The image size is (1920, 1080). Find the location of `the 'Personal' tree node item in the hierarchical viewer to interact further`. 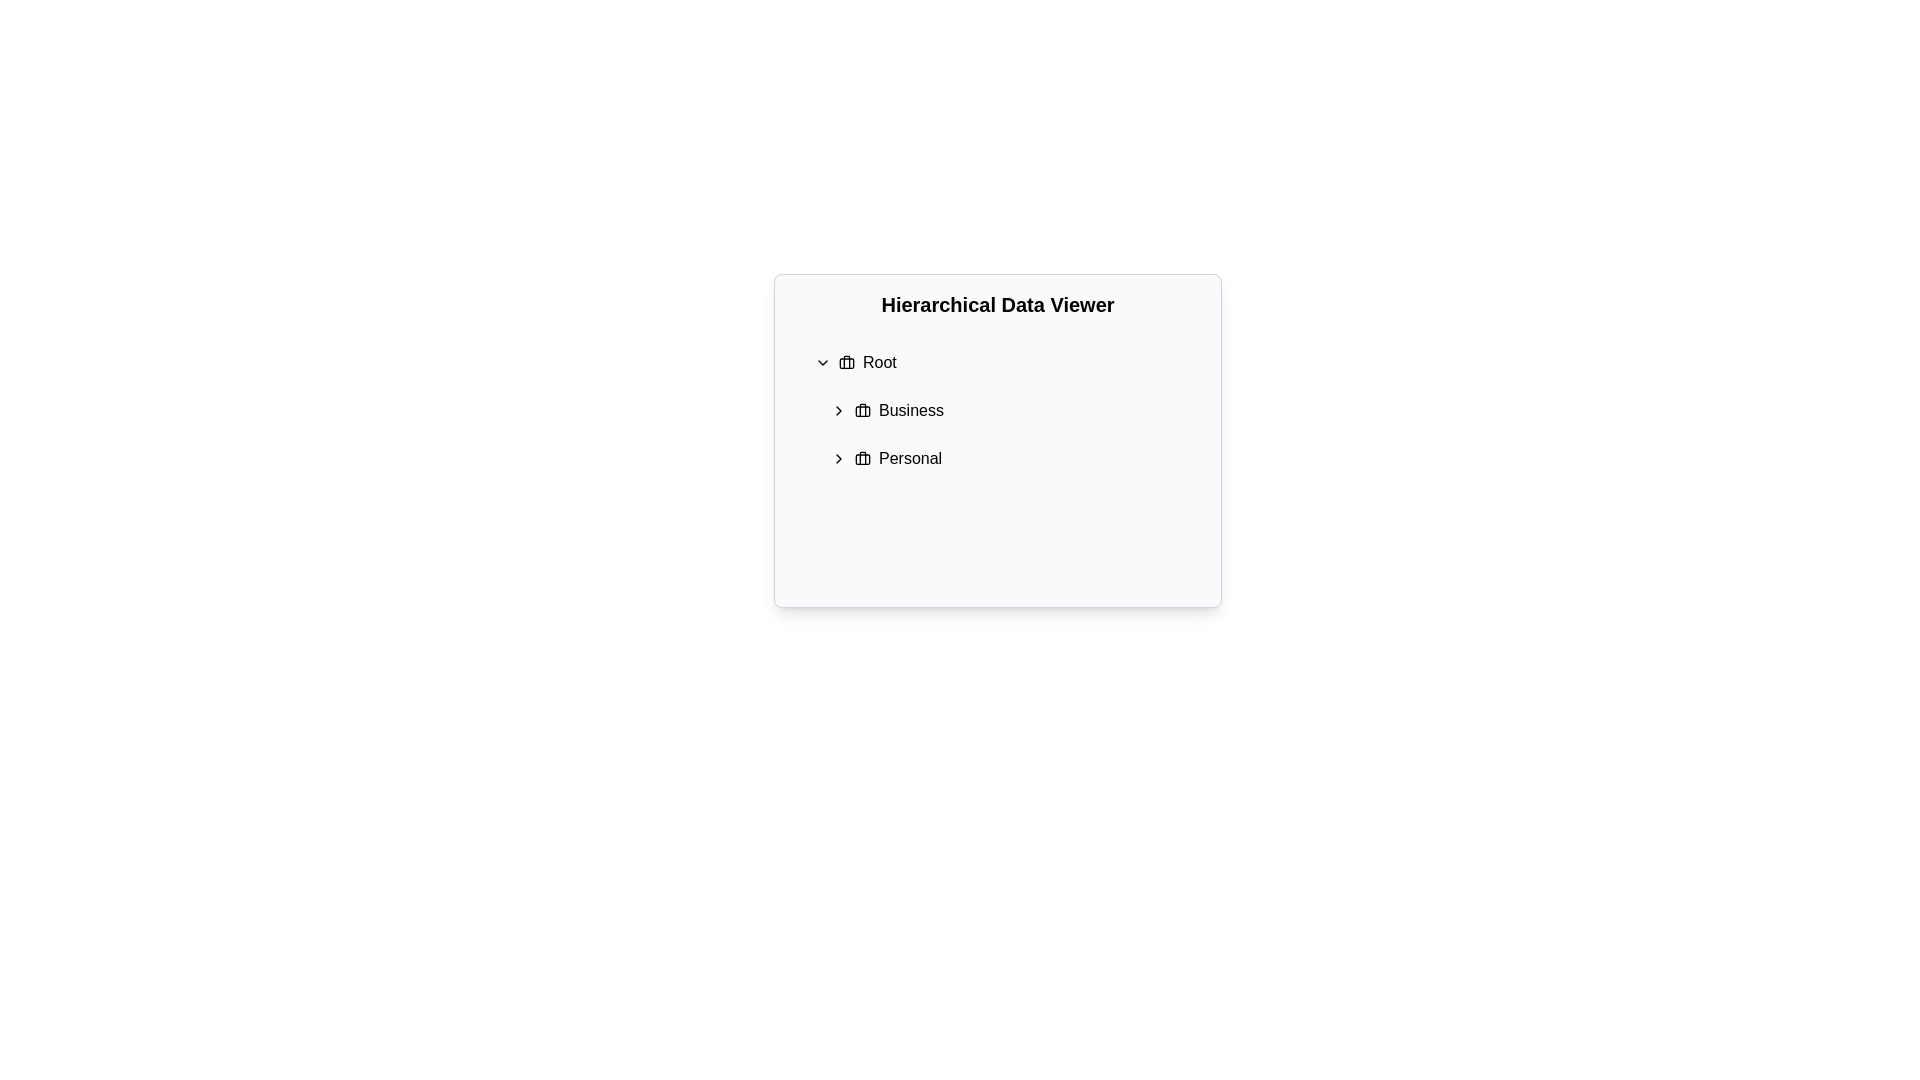

the 'Personal' tree node item in the hierarchical viewer to interact further is located at coordinates (1013, 459).